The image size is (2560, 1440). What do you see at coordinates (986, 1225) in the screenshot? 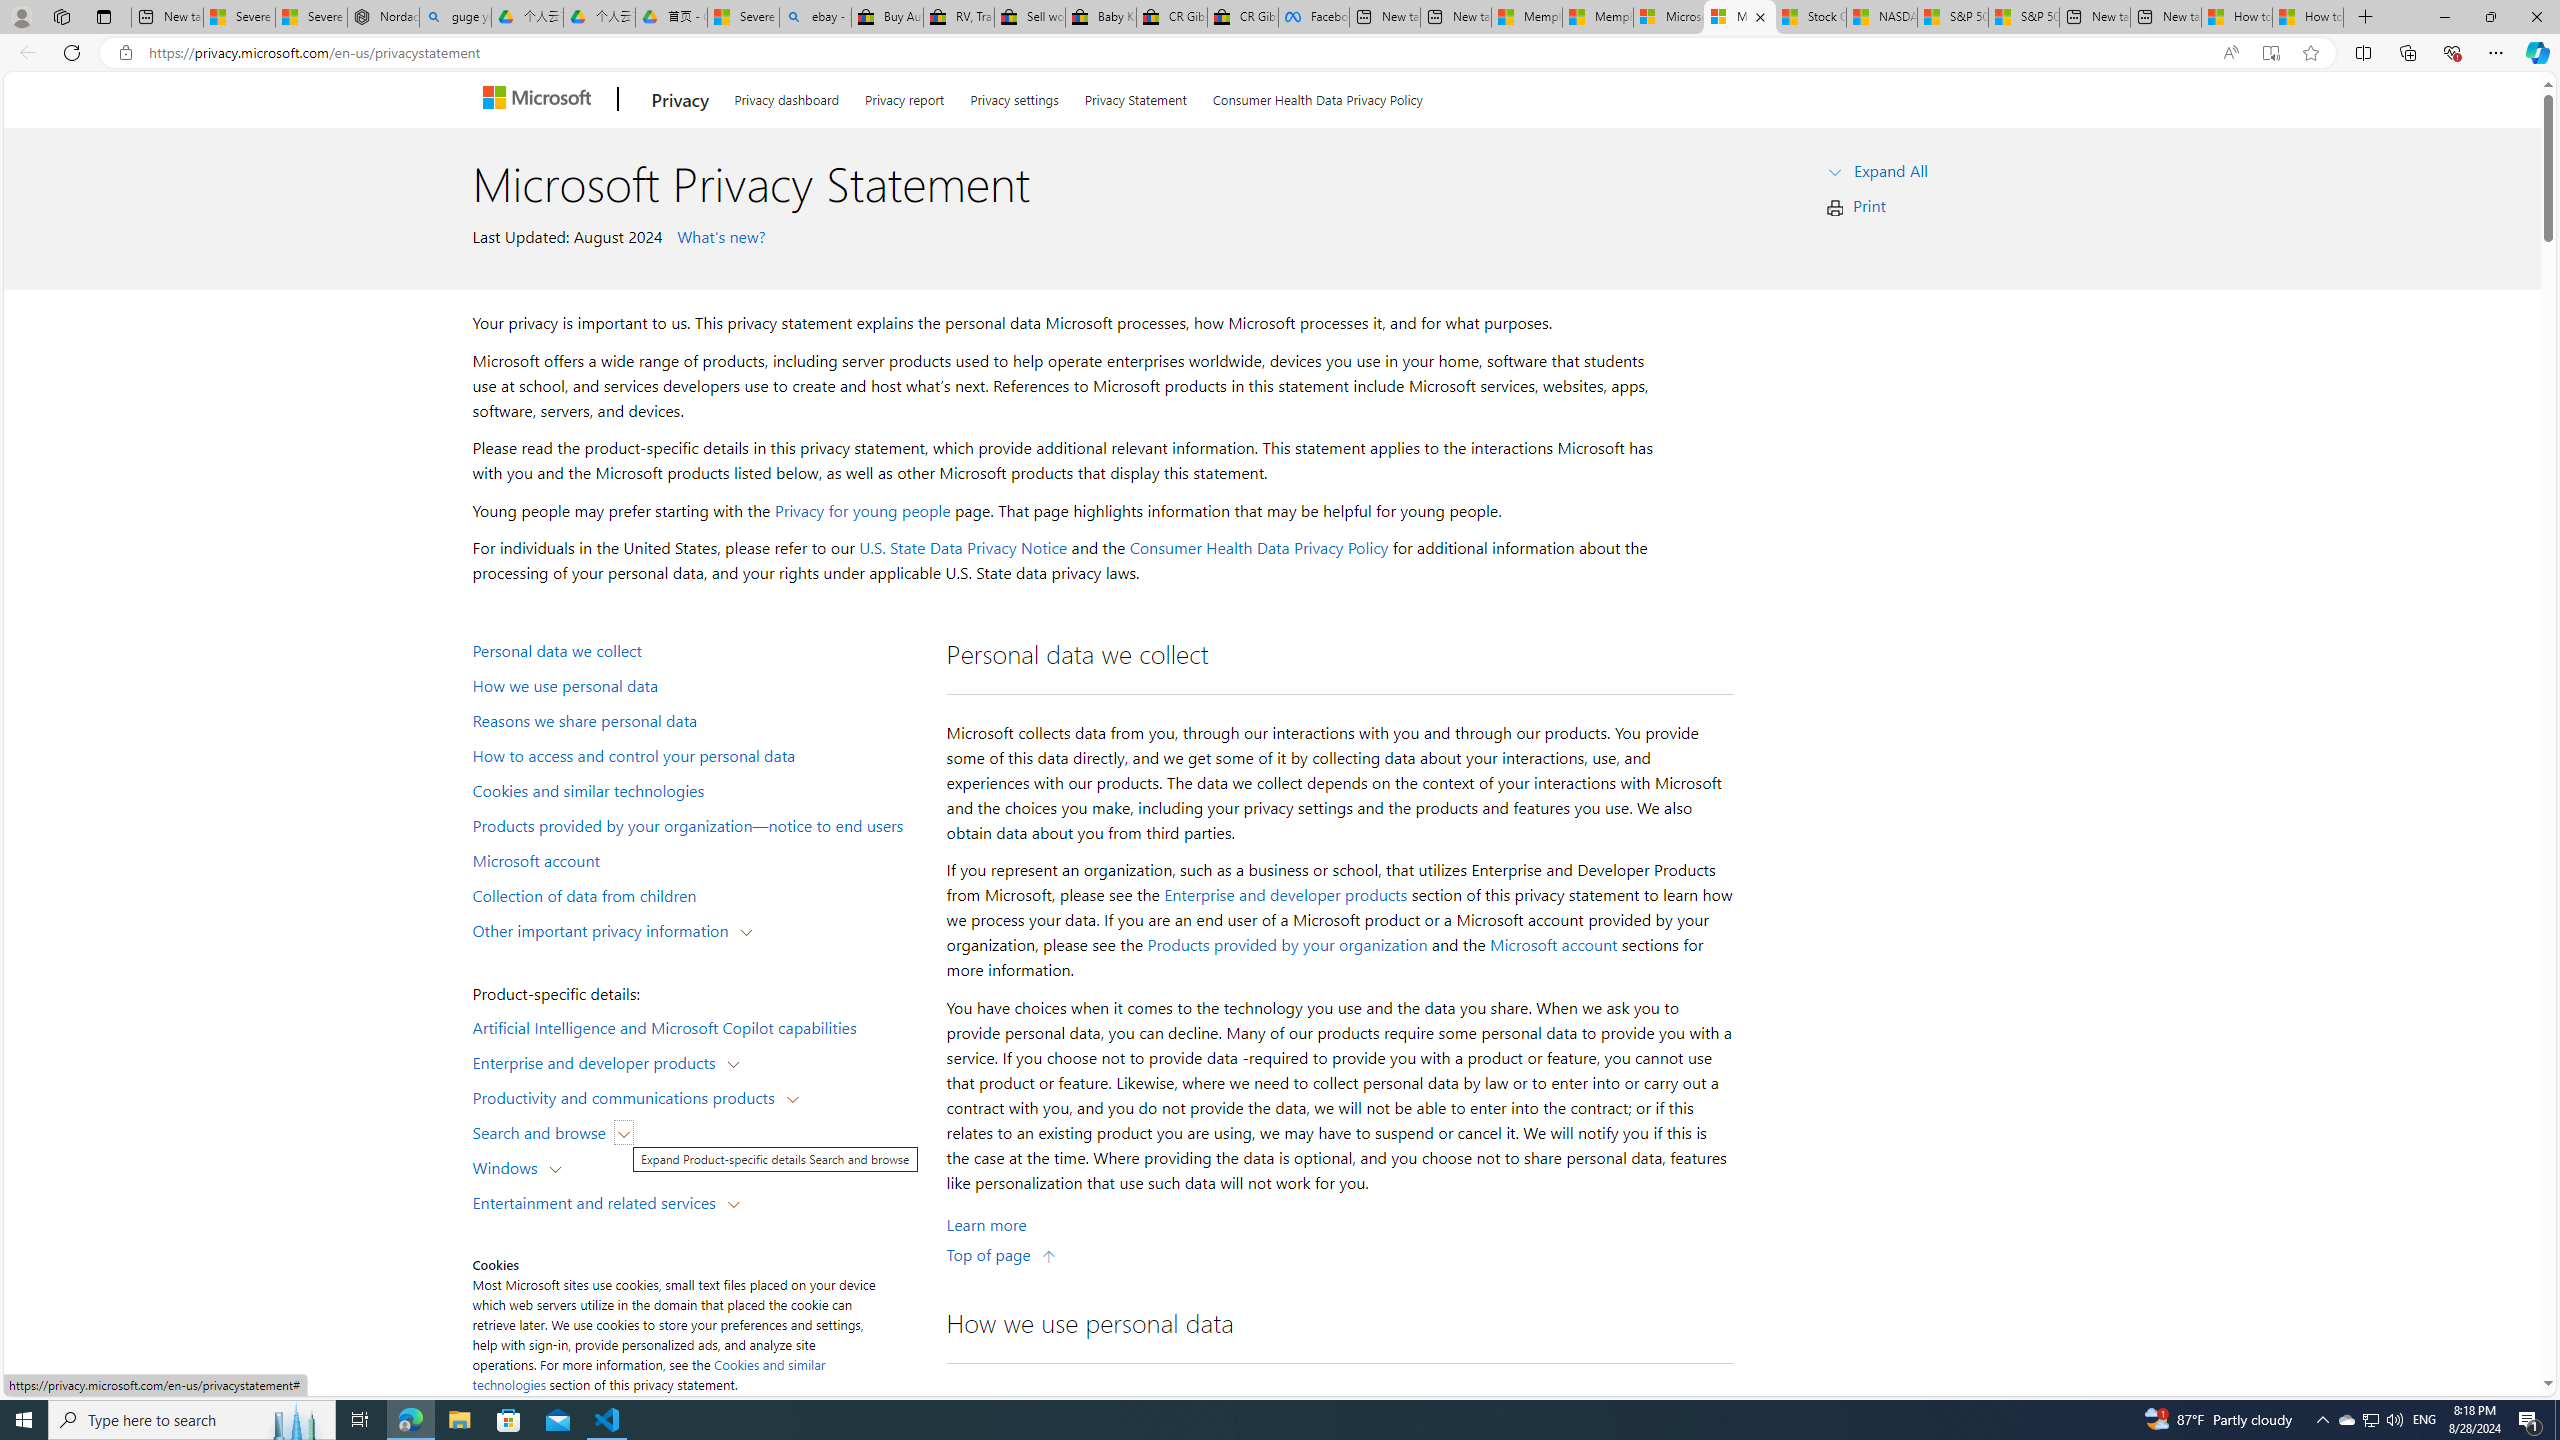
I see `'Learn More about Personal data we collect'` at bounding box center [986, 1225].